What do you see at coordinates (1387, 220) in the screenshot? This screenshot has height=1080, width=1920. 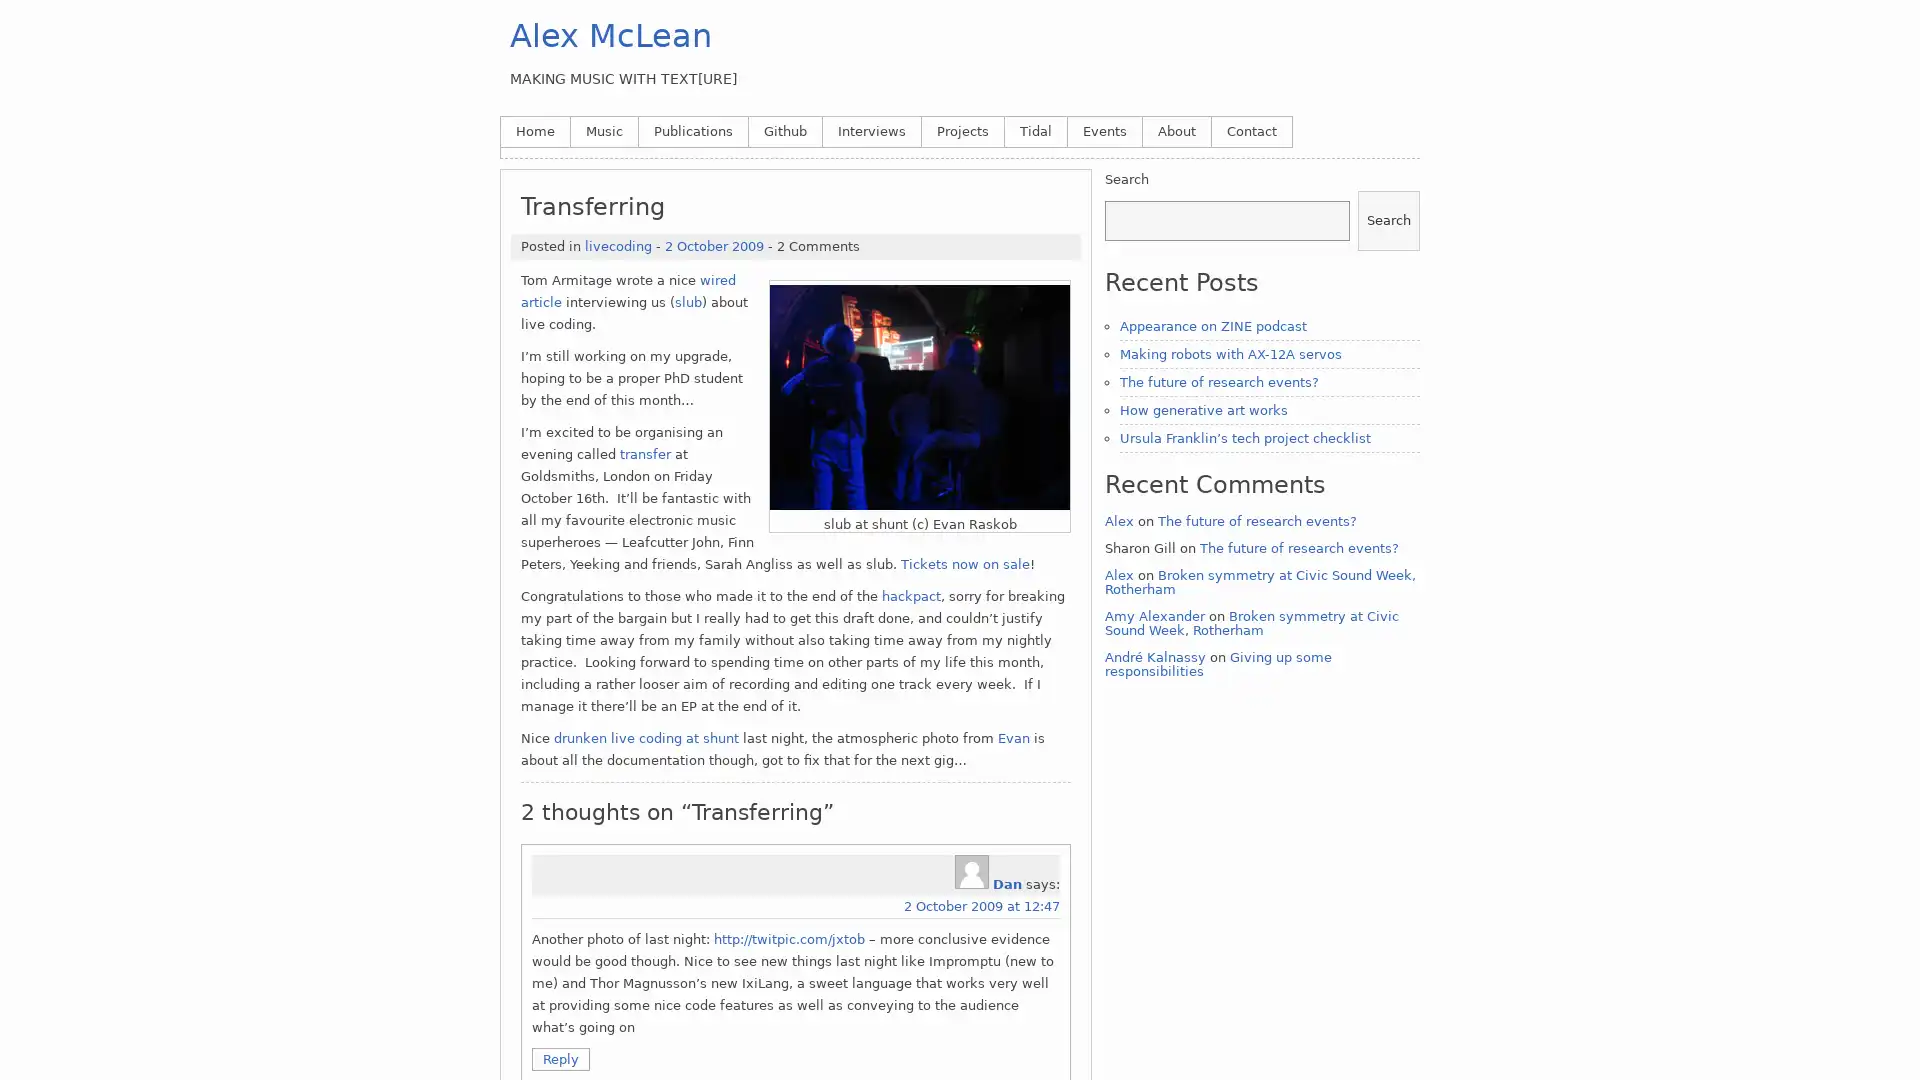 I see `Search` at bounding box center [1387, 220].